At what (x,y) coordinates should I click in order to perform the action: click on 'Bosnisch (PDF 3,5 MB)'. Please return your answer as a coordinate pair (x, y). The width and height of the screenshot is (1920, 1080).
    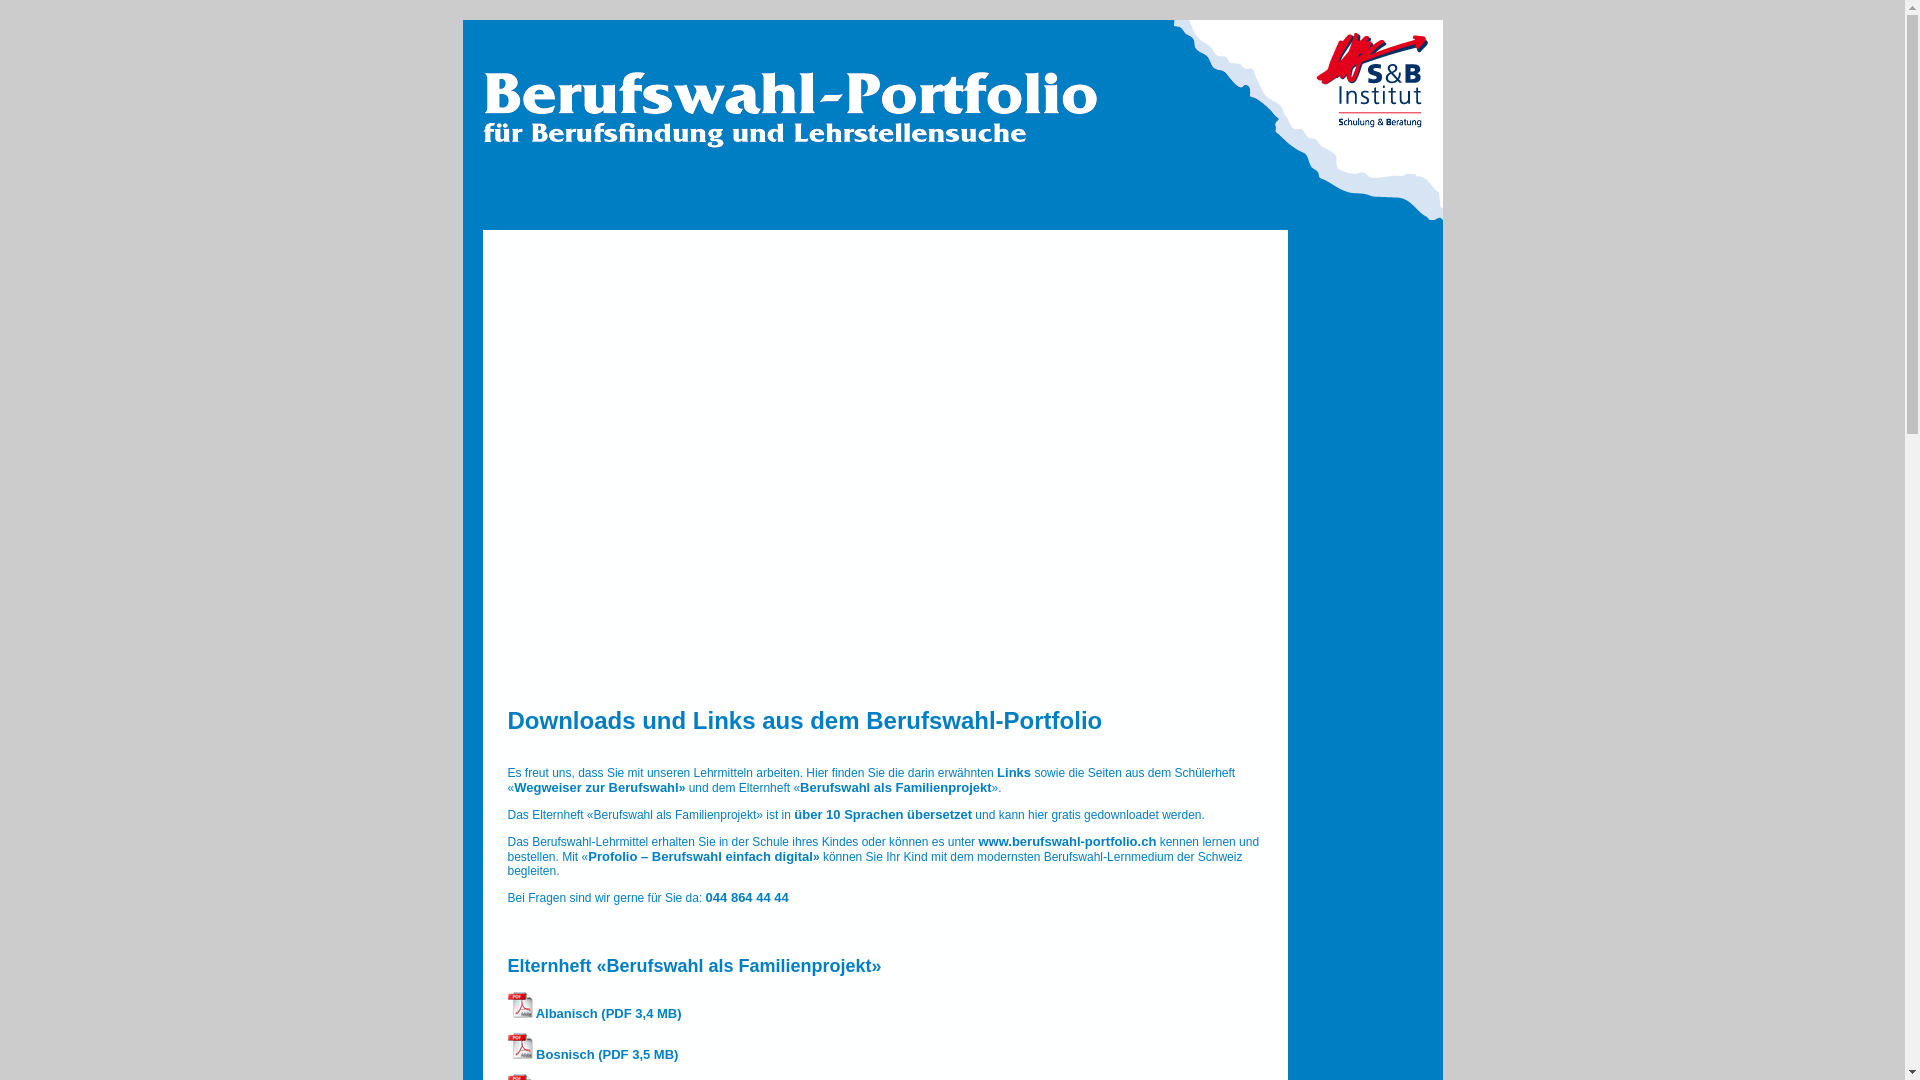
    Looking at the image, I should click on (592, 1053).